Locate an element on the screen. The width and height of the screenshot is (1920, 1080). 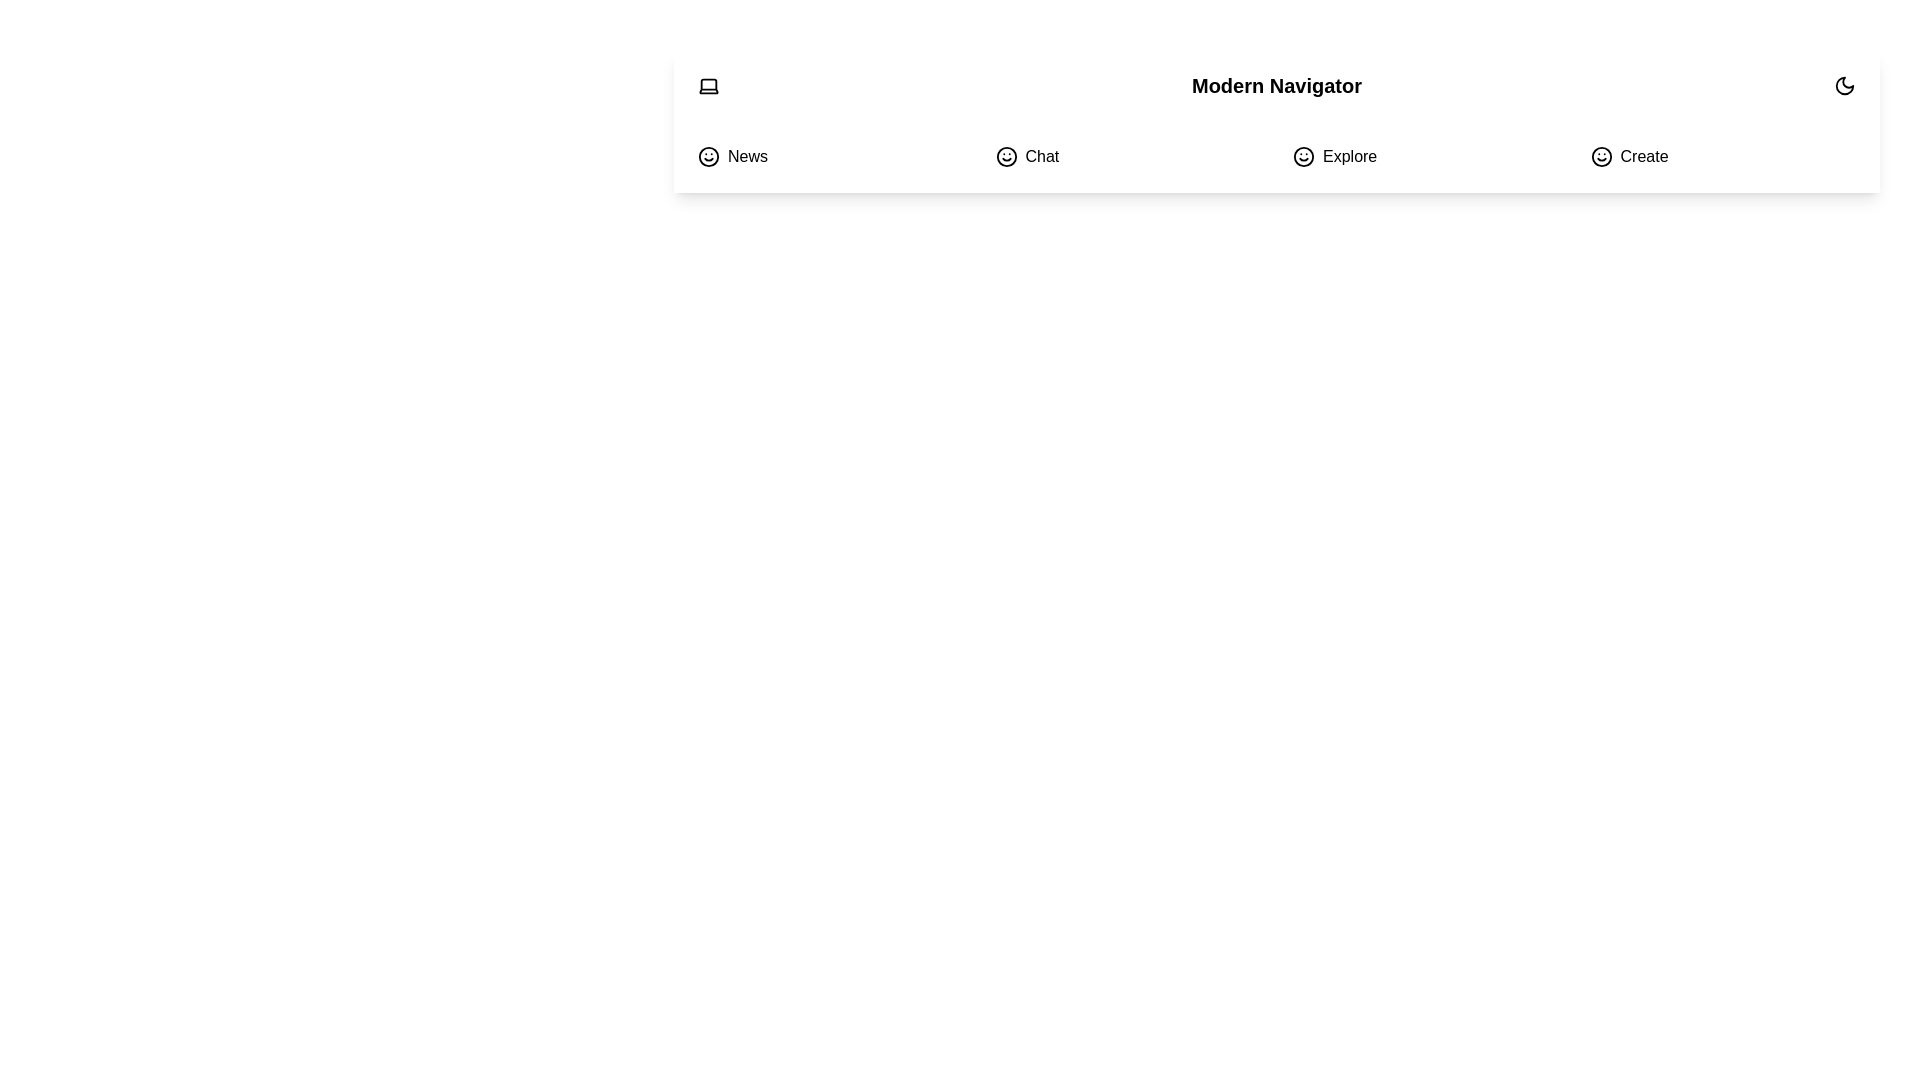
the menu item to navigate to the Create section is located at coordinates (1722, 156).